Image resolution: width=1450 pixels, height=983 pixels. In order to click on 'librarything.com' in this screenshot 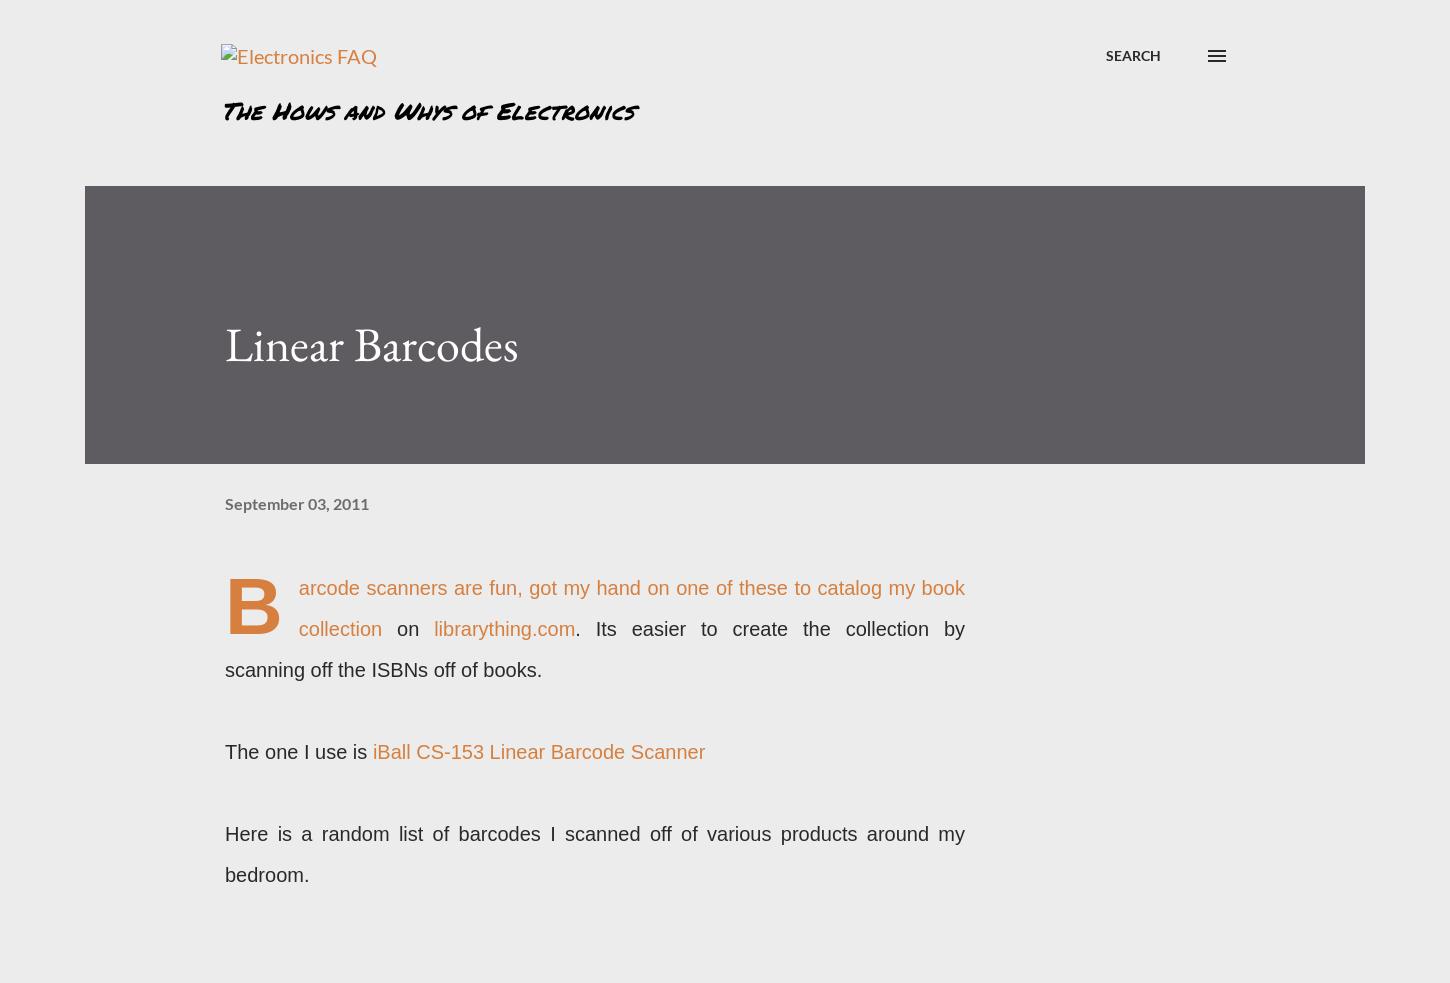, I will do `click(504, 629)`.